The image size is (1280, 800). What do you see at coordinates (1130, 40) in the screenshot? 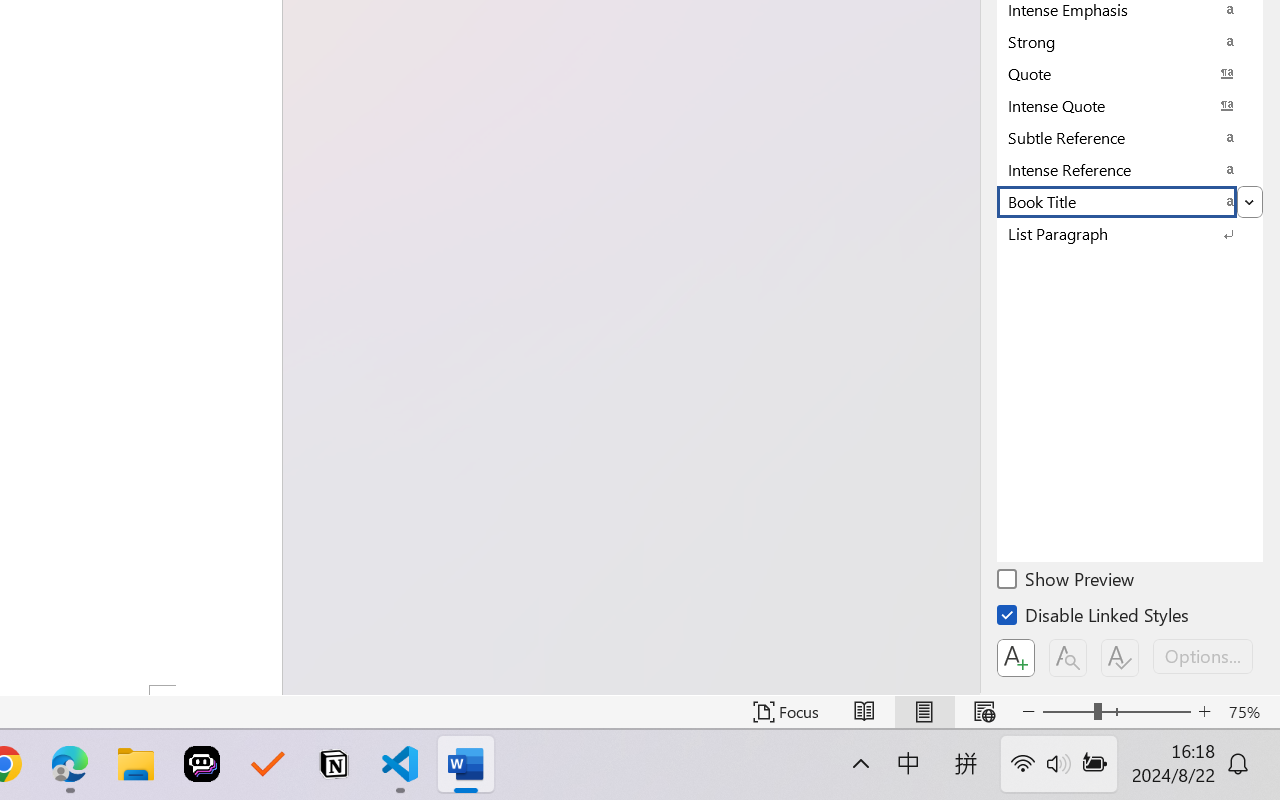
I see `'Strong'` at bounding box center [1130, 40].